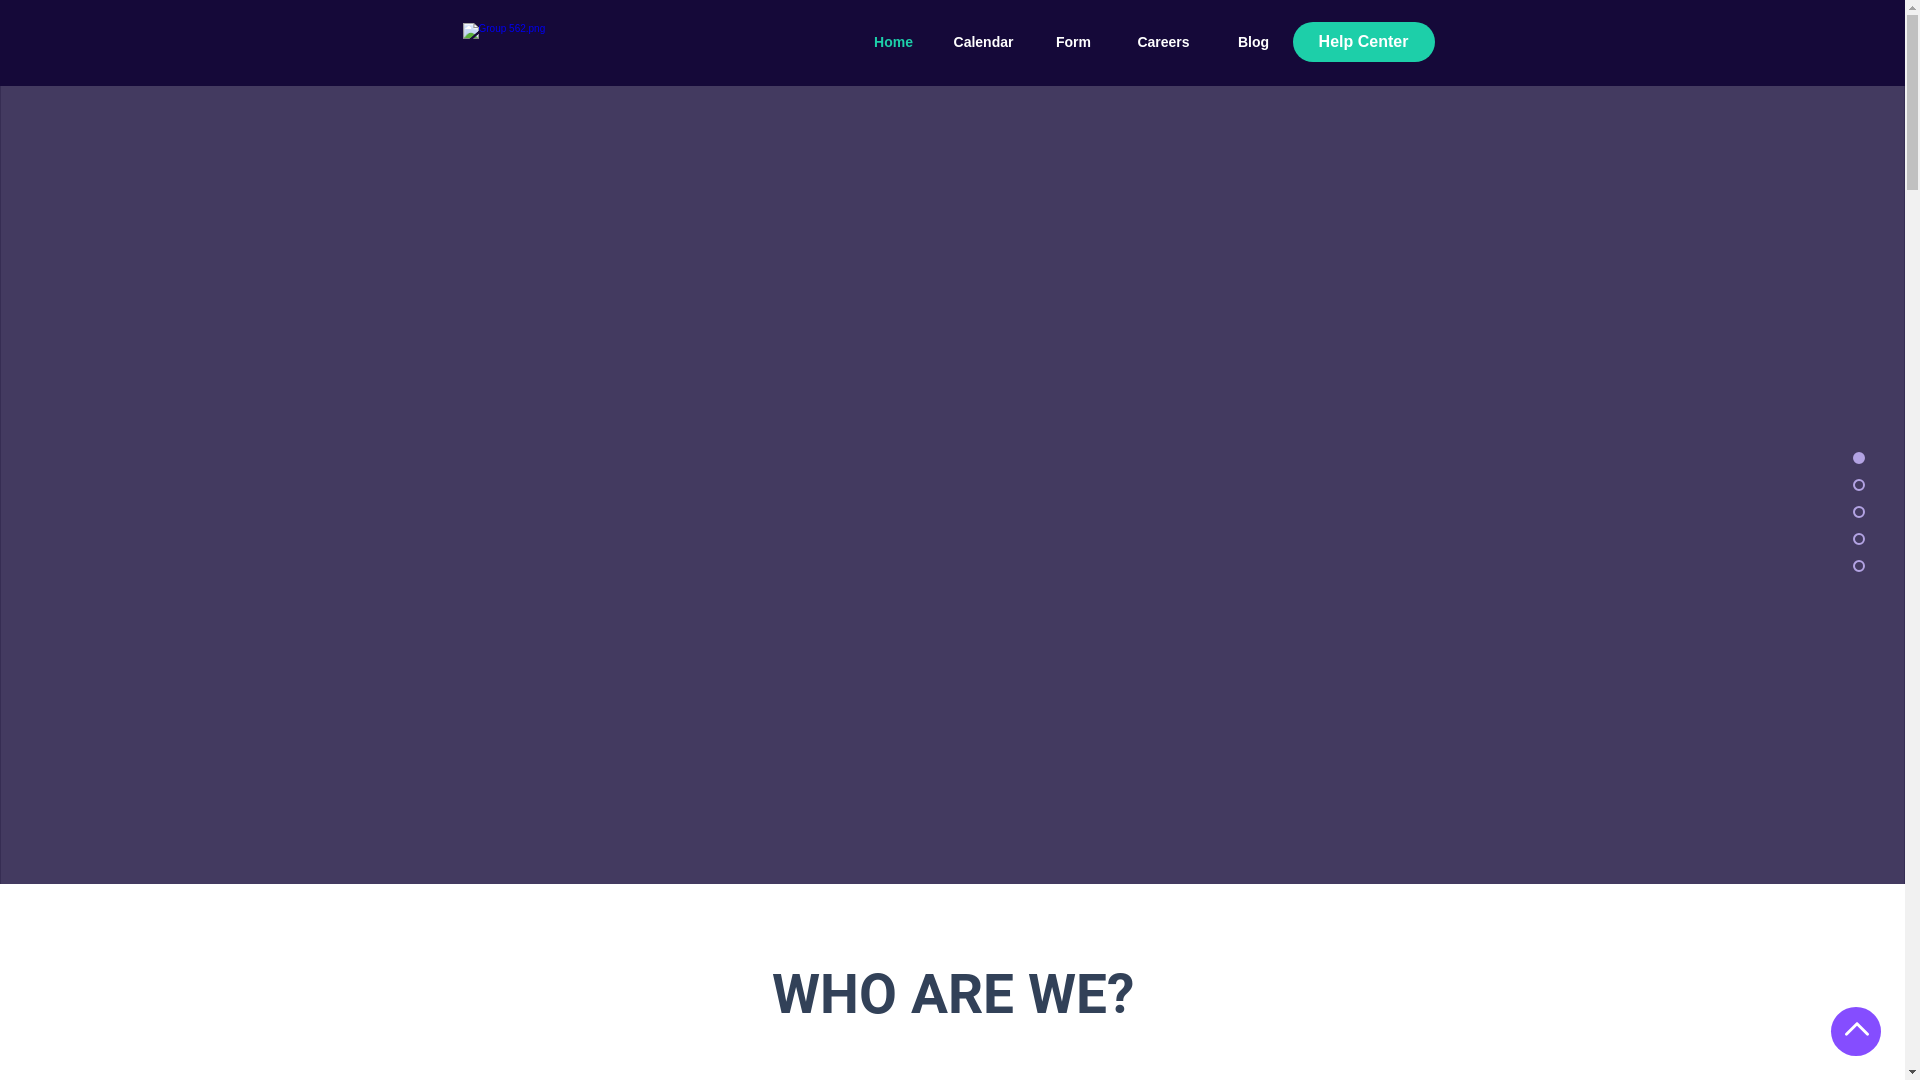 This screenshot has width=1920, height=1080. What do you see at coordinates (983, 42) in the screenshot?
I see `'Calendar'` at bounding box center [983, 42].